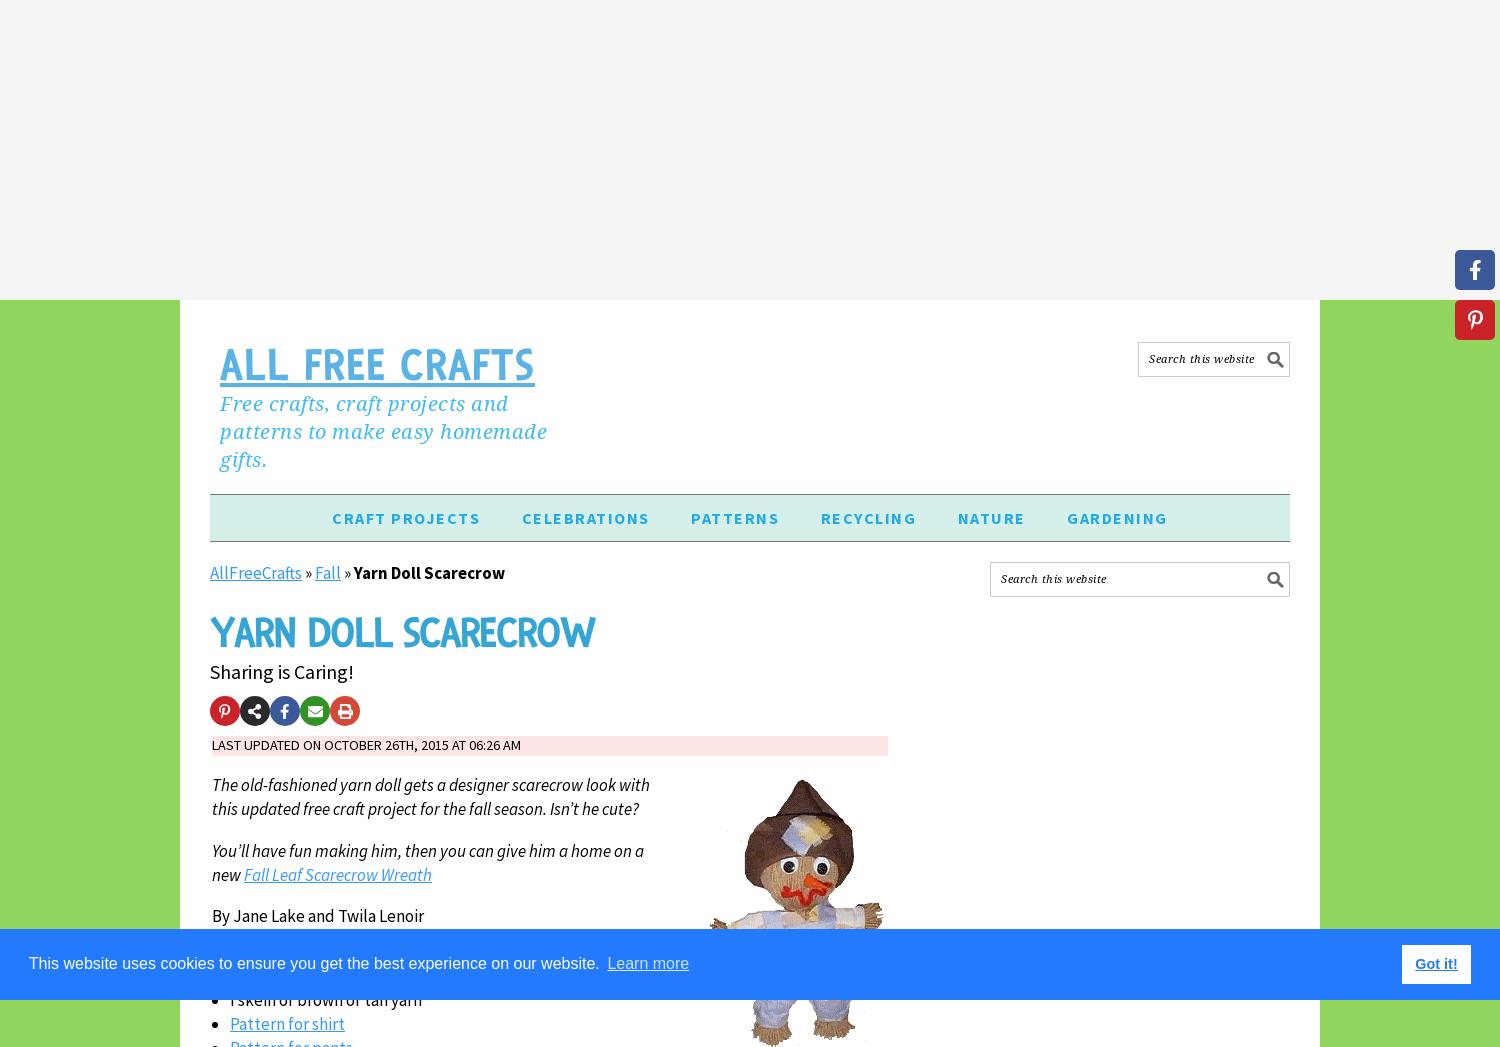 This screenshot has width=1500, height=1047. Describe the element at coordinates (383, 431) in the screenshot. I see `'Free crafts, craft projects and patterns to make easy homemade gifts.'` at that location.